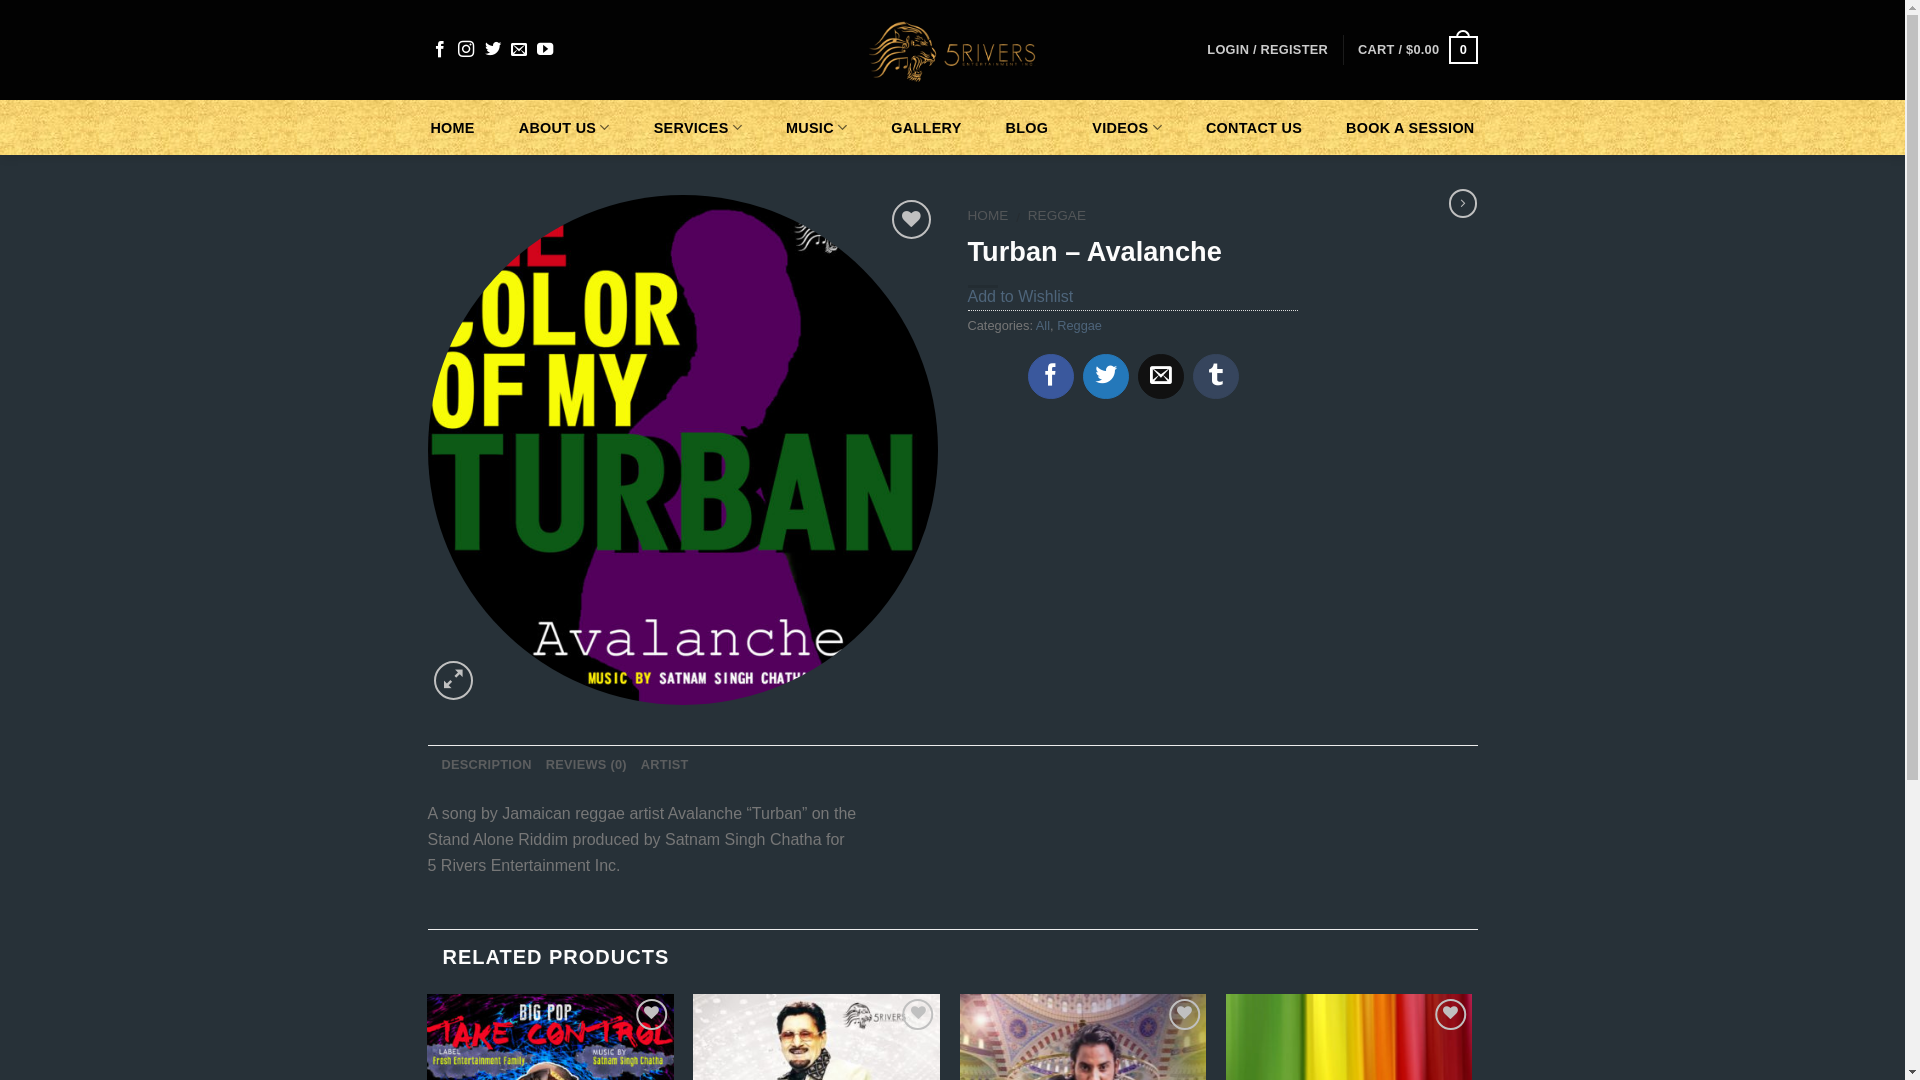 The width and height of the screenshot is (1920, 1080). What do you see at coordinates (486, 764) in the screenshot?
I see `'DESCRIPTION'` at bounding box center [486, 764].